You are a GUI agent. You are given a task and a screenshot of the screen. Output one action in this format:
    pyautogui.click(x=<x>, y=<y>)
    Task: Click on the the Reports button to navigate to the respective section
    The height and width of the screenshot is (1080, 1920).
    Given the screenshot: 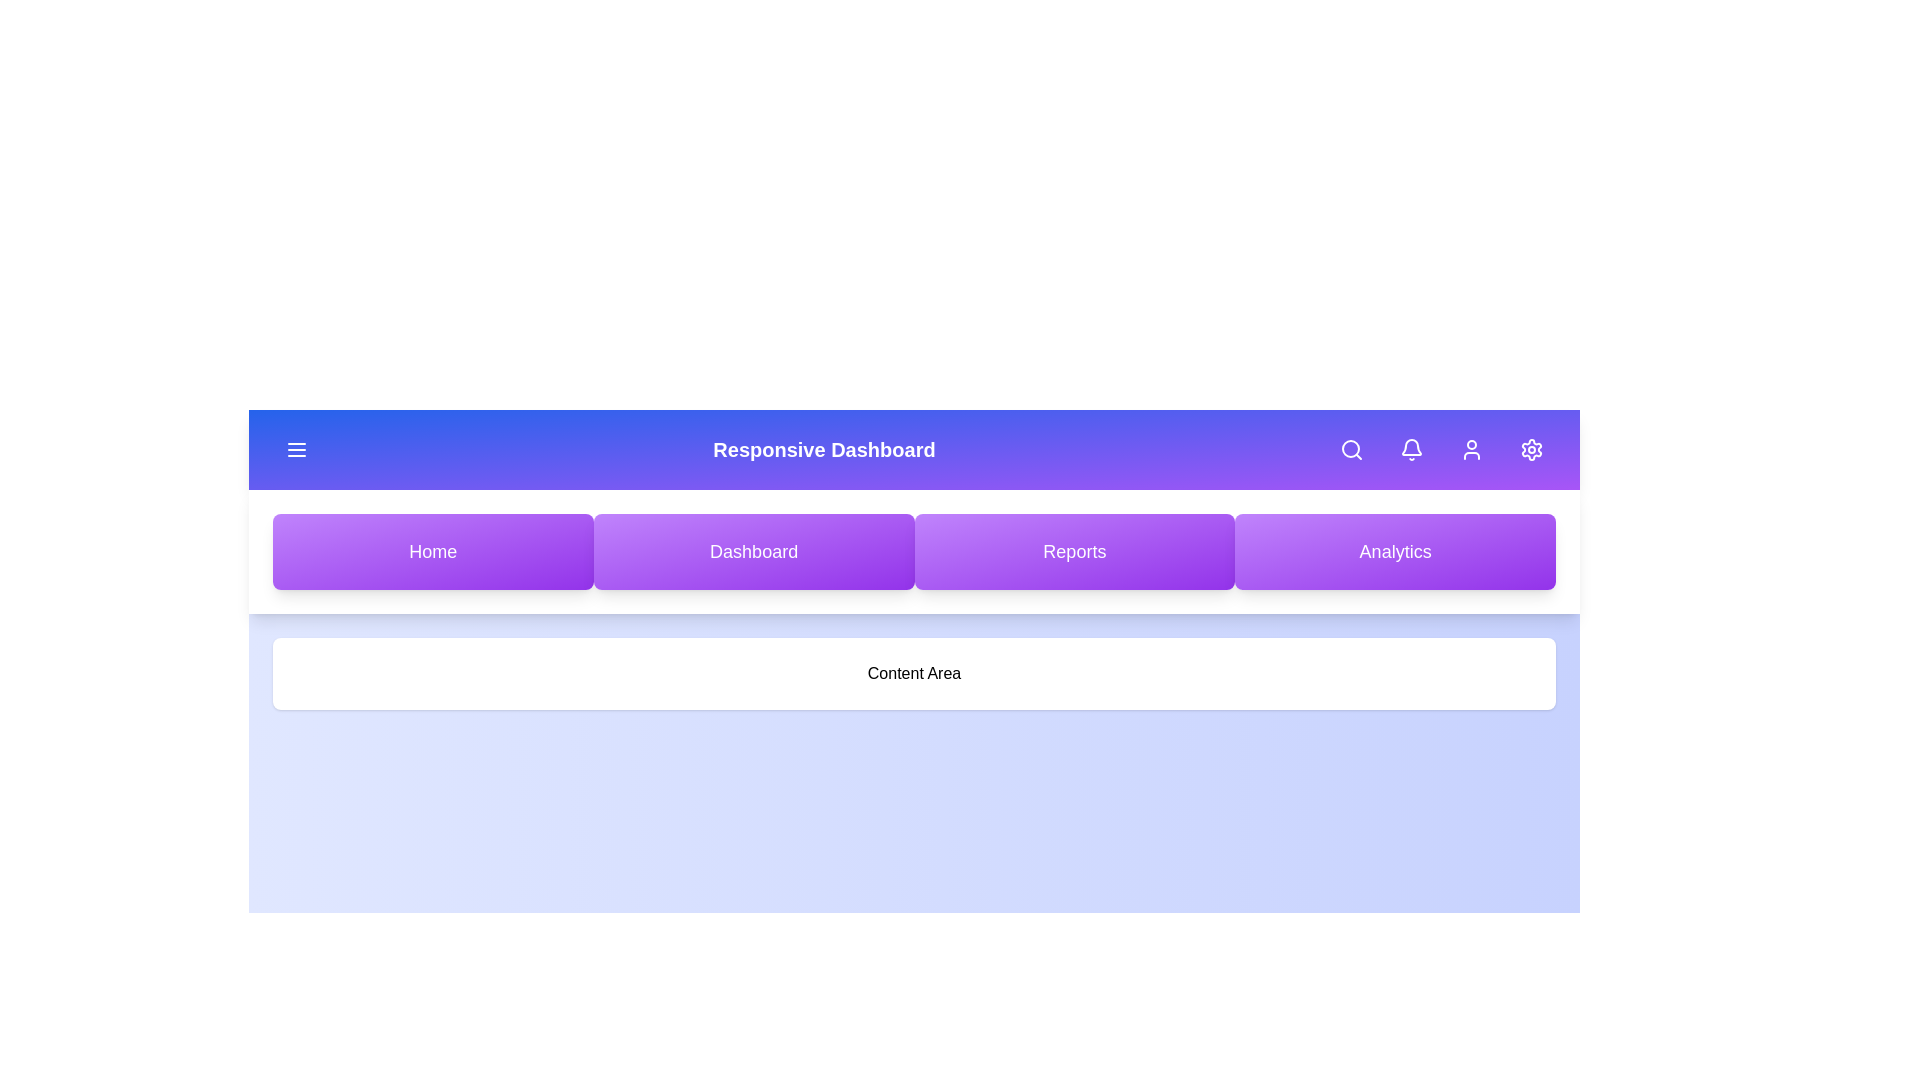 What is the action you would take?
    pyautogui.click(x=1073, y=551)
    